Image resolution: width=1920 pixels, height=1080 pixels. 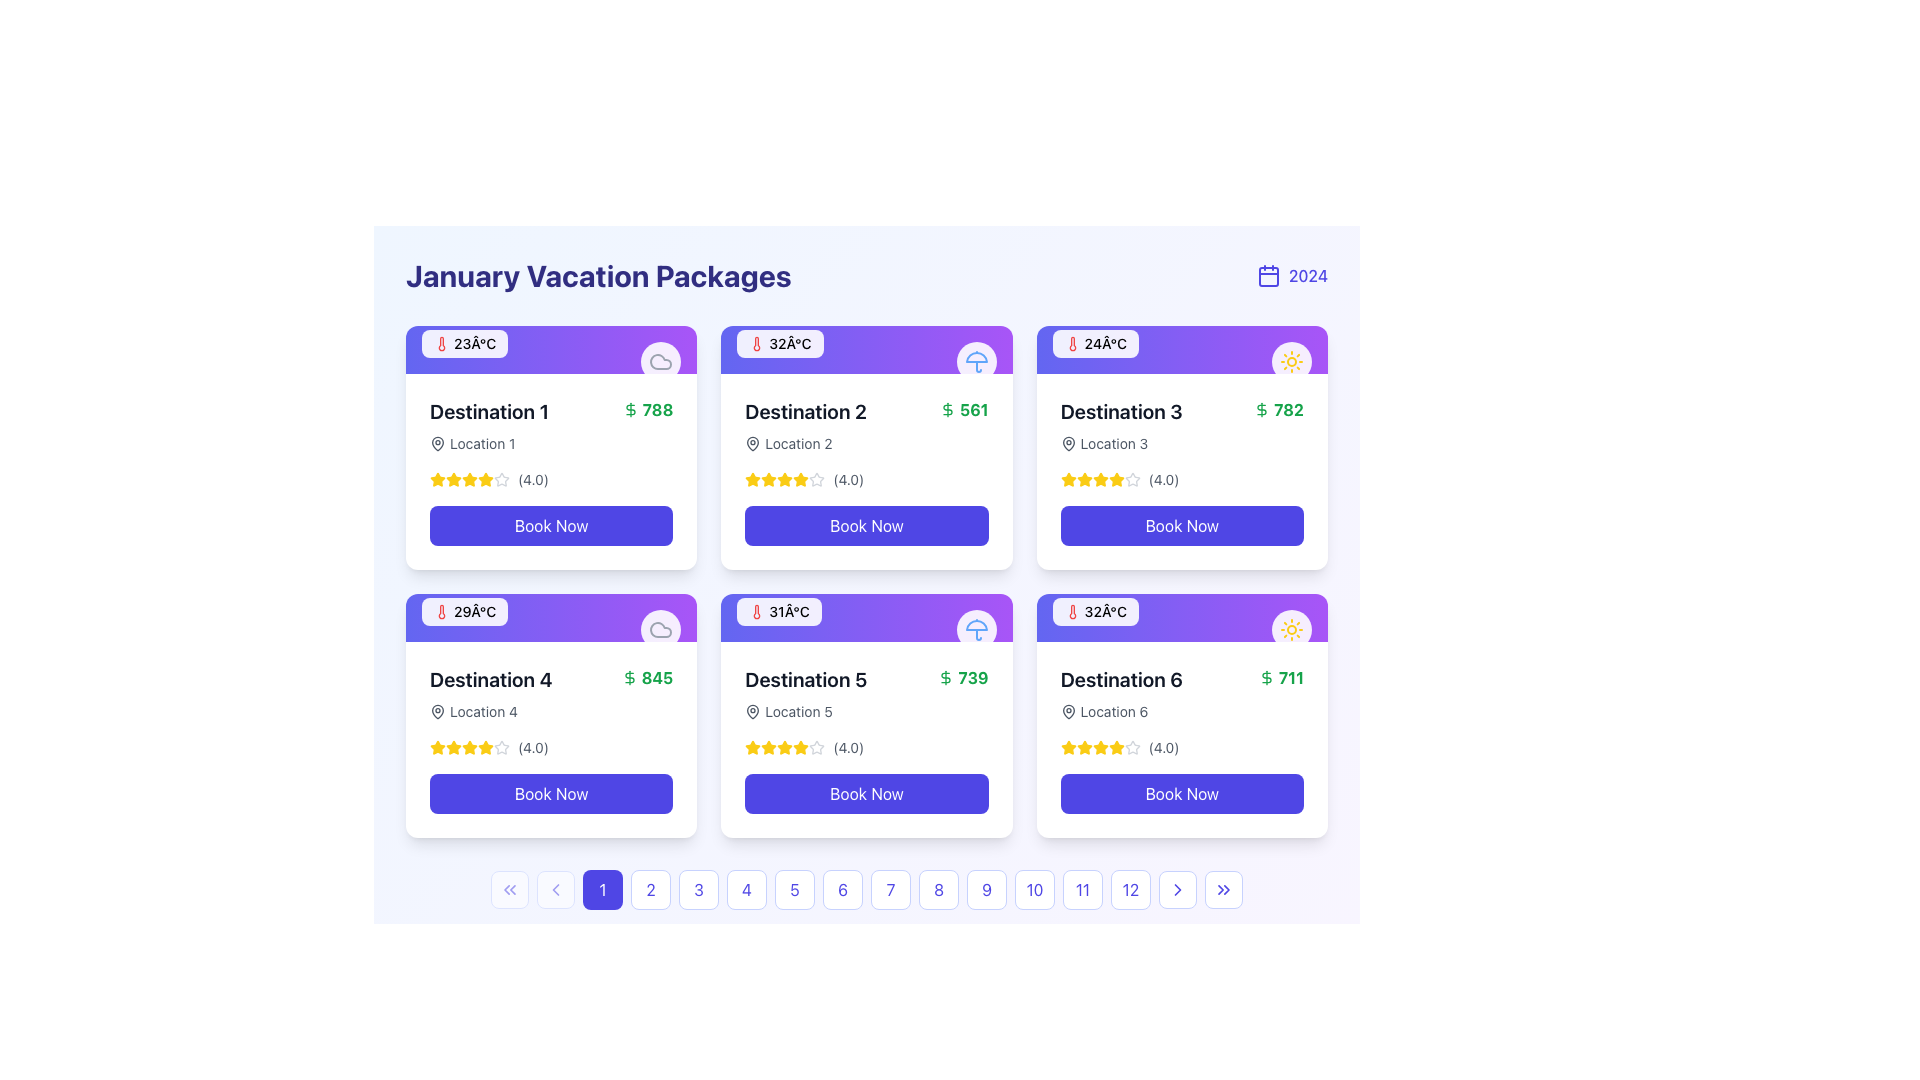 What do you see at coordinates (1083, 747) in the screenshot?
I see `the fifth star icon in the rating section of the 'Destination 6' vacation package card to rate it` at bounding box center [1083, 747].